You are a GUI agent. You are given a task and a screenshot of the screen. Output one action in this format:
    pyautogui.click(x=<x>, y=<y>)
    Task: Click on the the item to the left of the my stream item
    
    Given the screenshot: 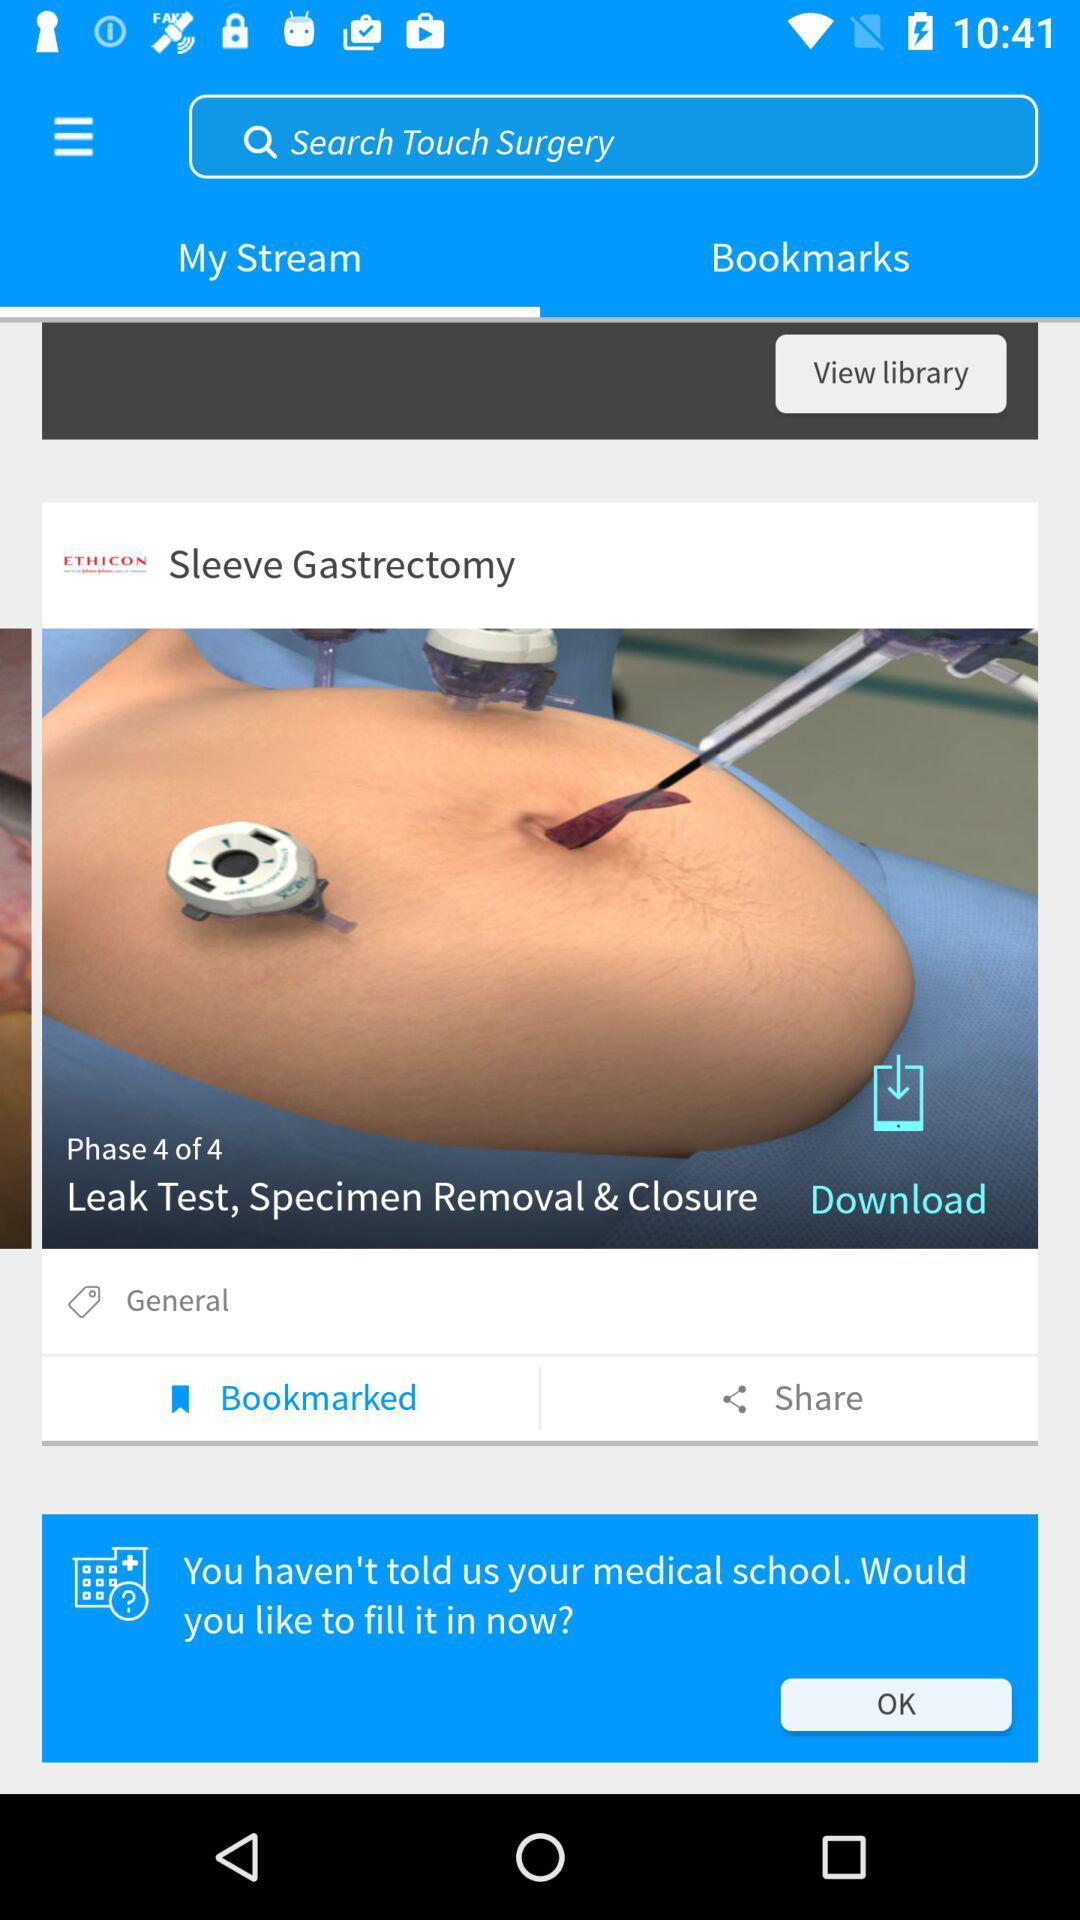 What is the action you would take?
    pyautogui.click(x=72, y=135)
    